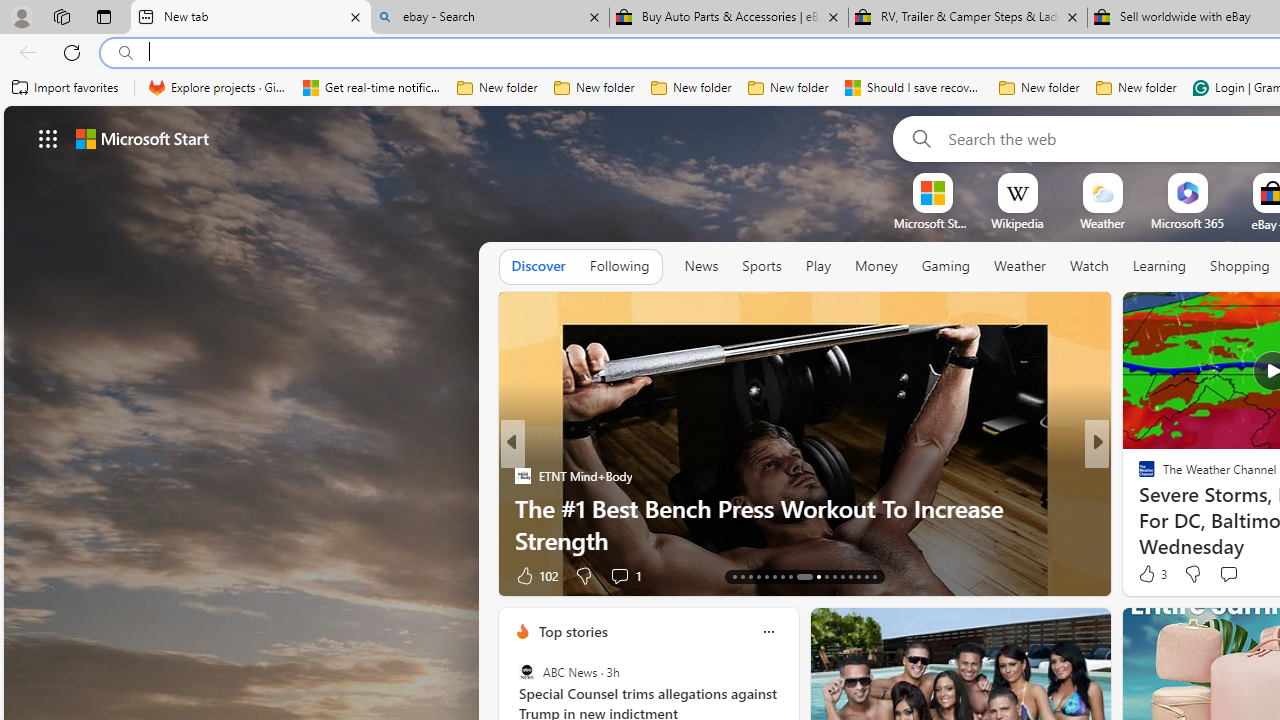 The width and height of the screenshot is (1280, 720). Describe the element at coordinates (749, 577) in the screenshot. I see `'AutomationID: tab-15'` at that location.